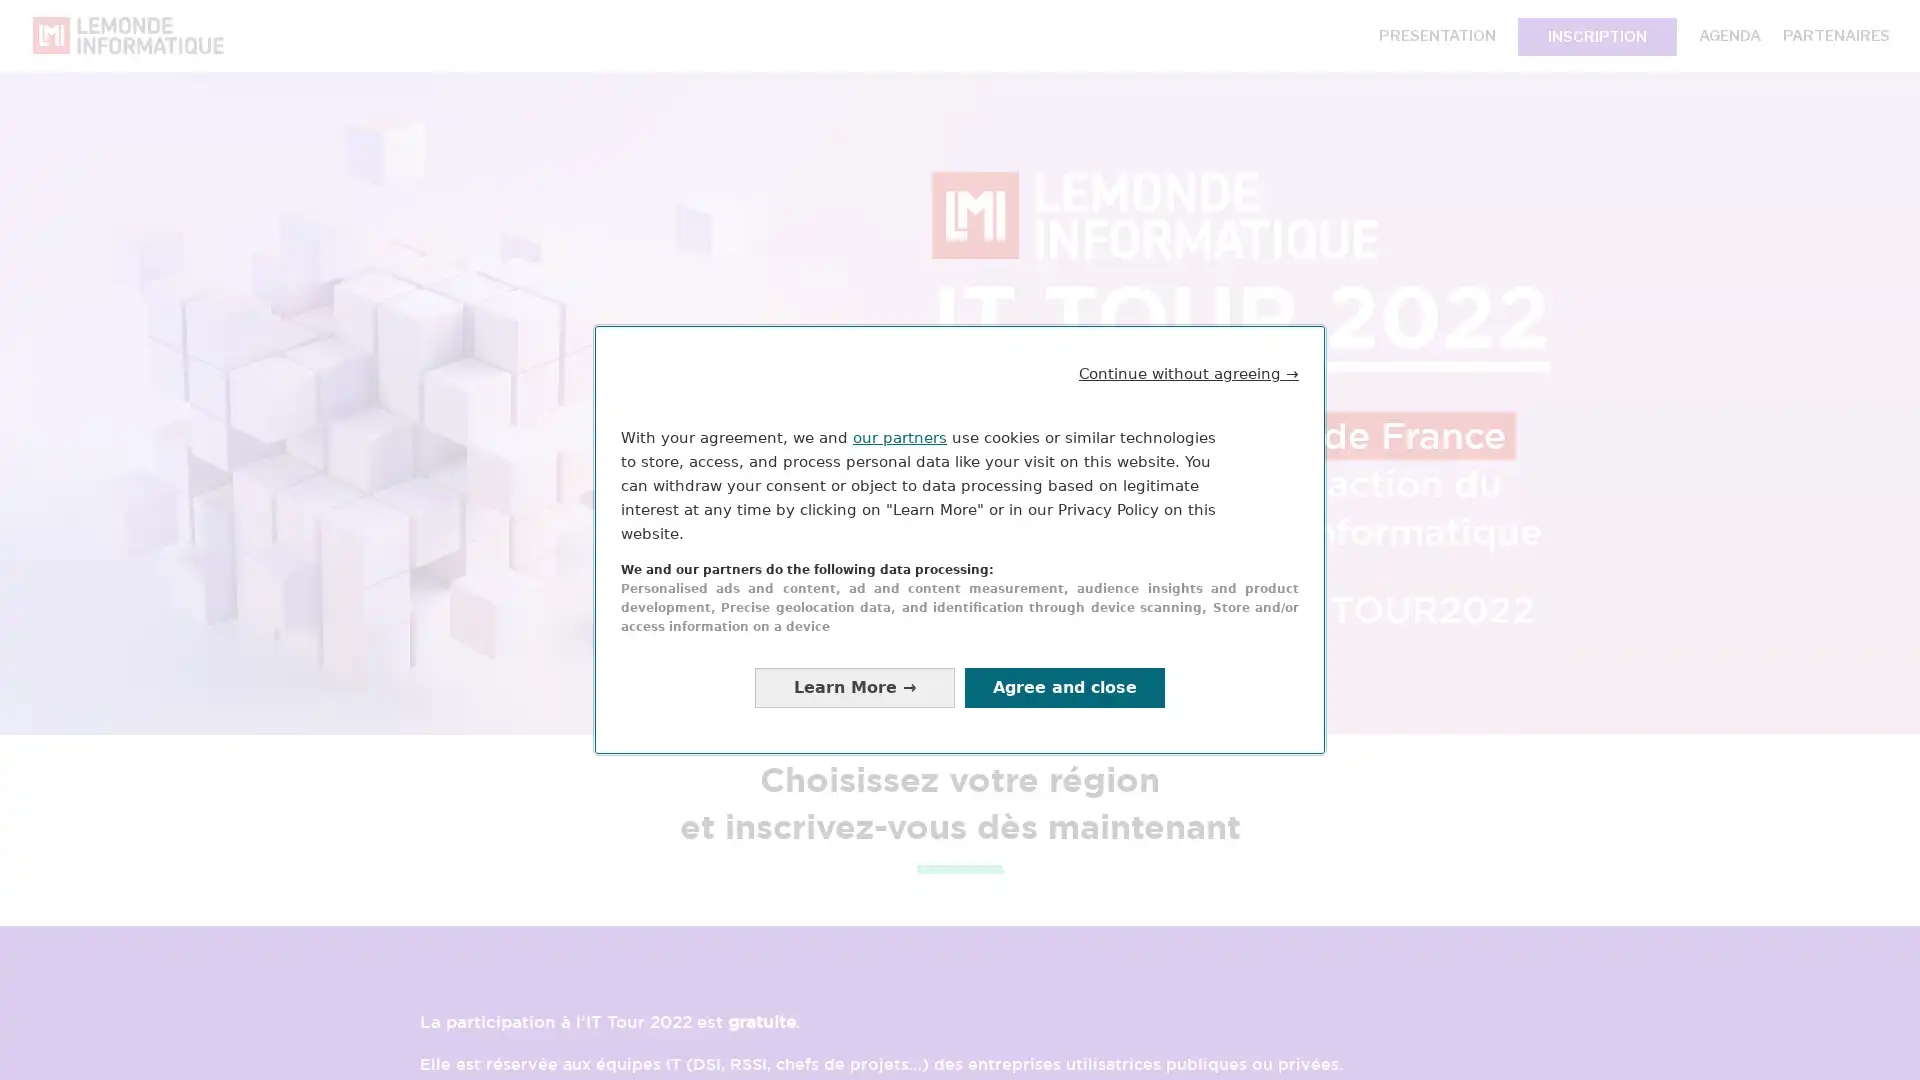  Describe the element at coordinates (854, 686) in the screenshot. I see `Configure your consents` at that location.